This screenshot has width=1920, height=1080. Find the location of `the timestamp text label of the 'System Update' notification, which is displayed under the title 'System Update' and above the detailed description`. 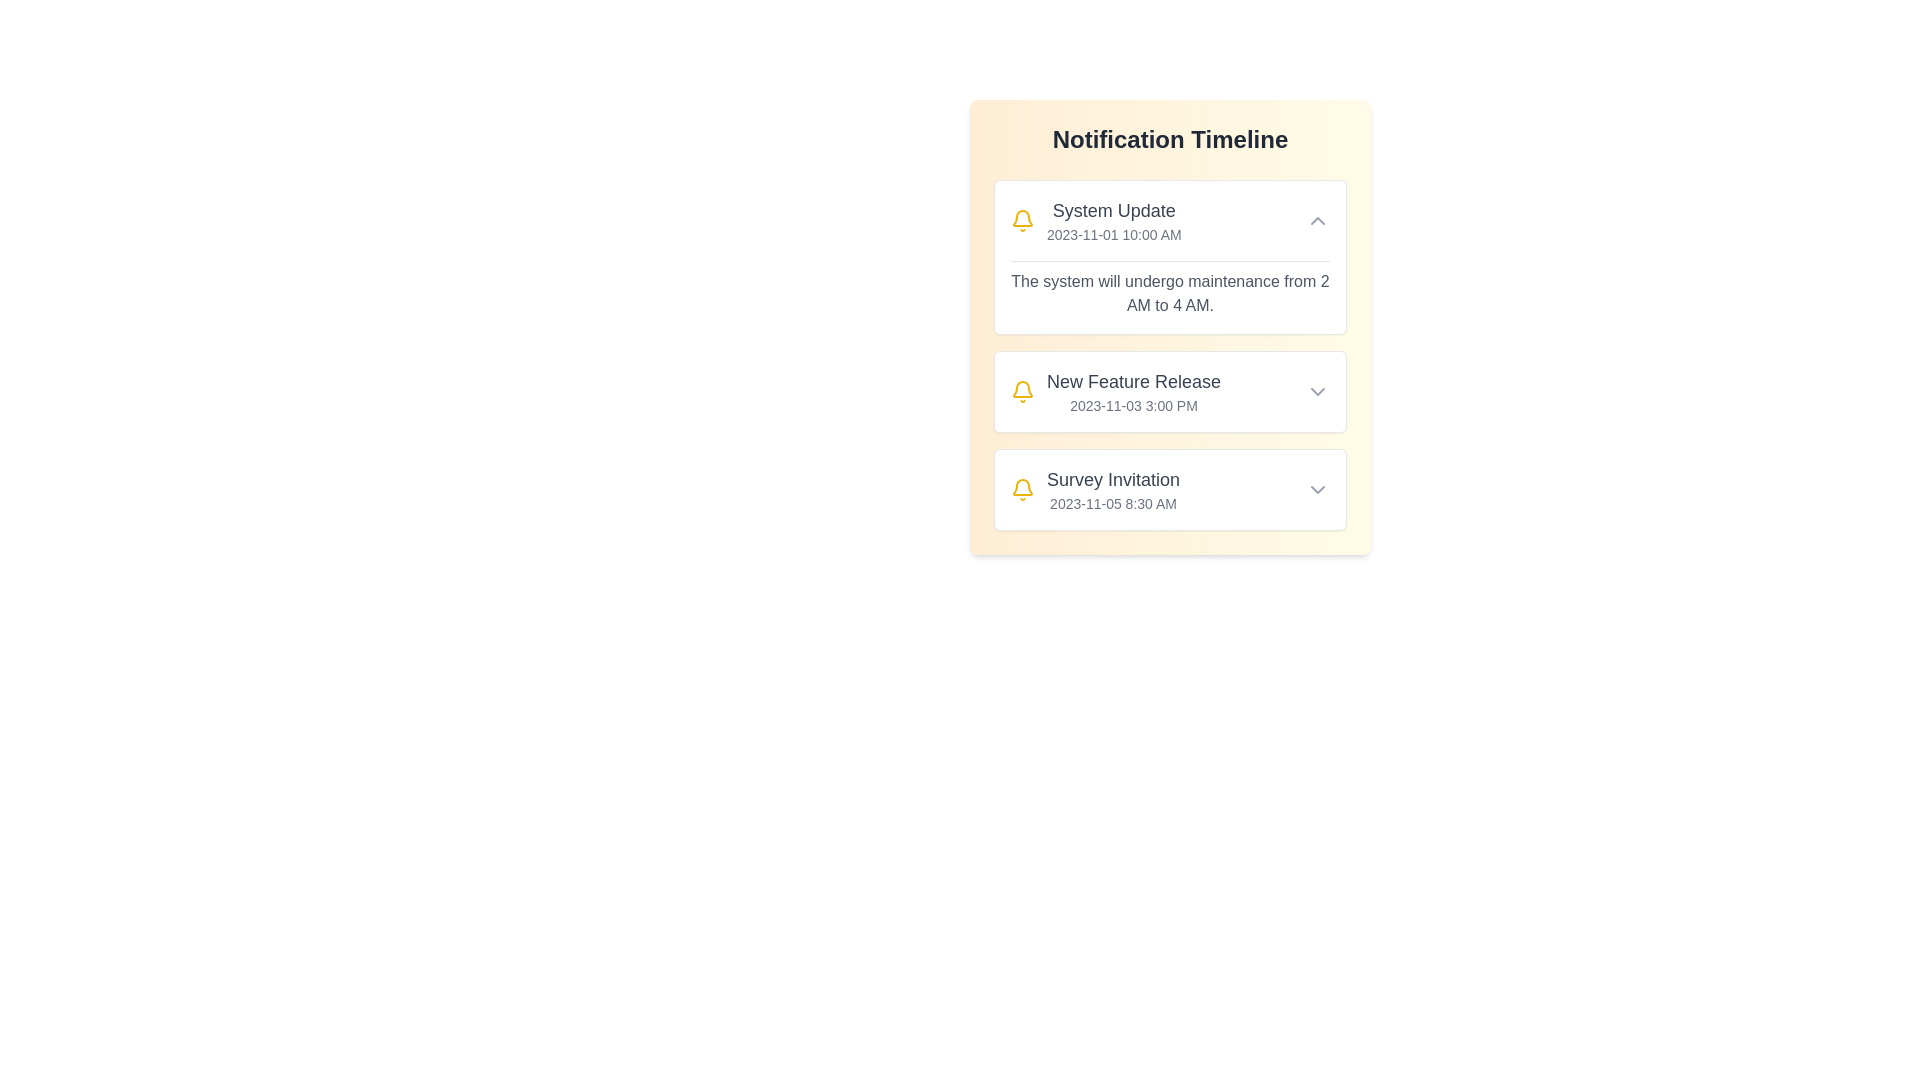

the timestamp text label of the 'System Update' notification, which is displayed under the title 'System Update' and above the detailed description is located at coordinates (1113, 234).